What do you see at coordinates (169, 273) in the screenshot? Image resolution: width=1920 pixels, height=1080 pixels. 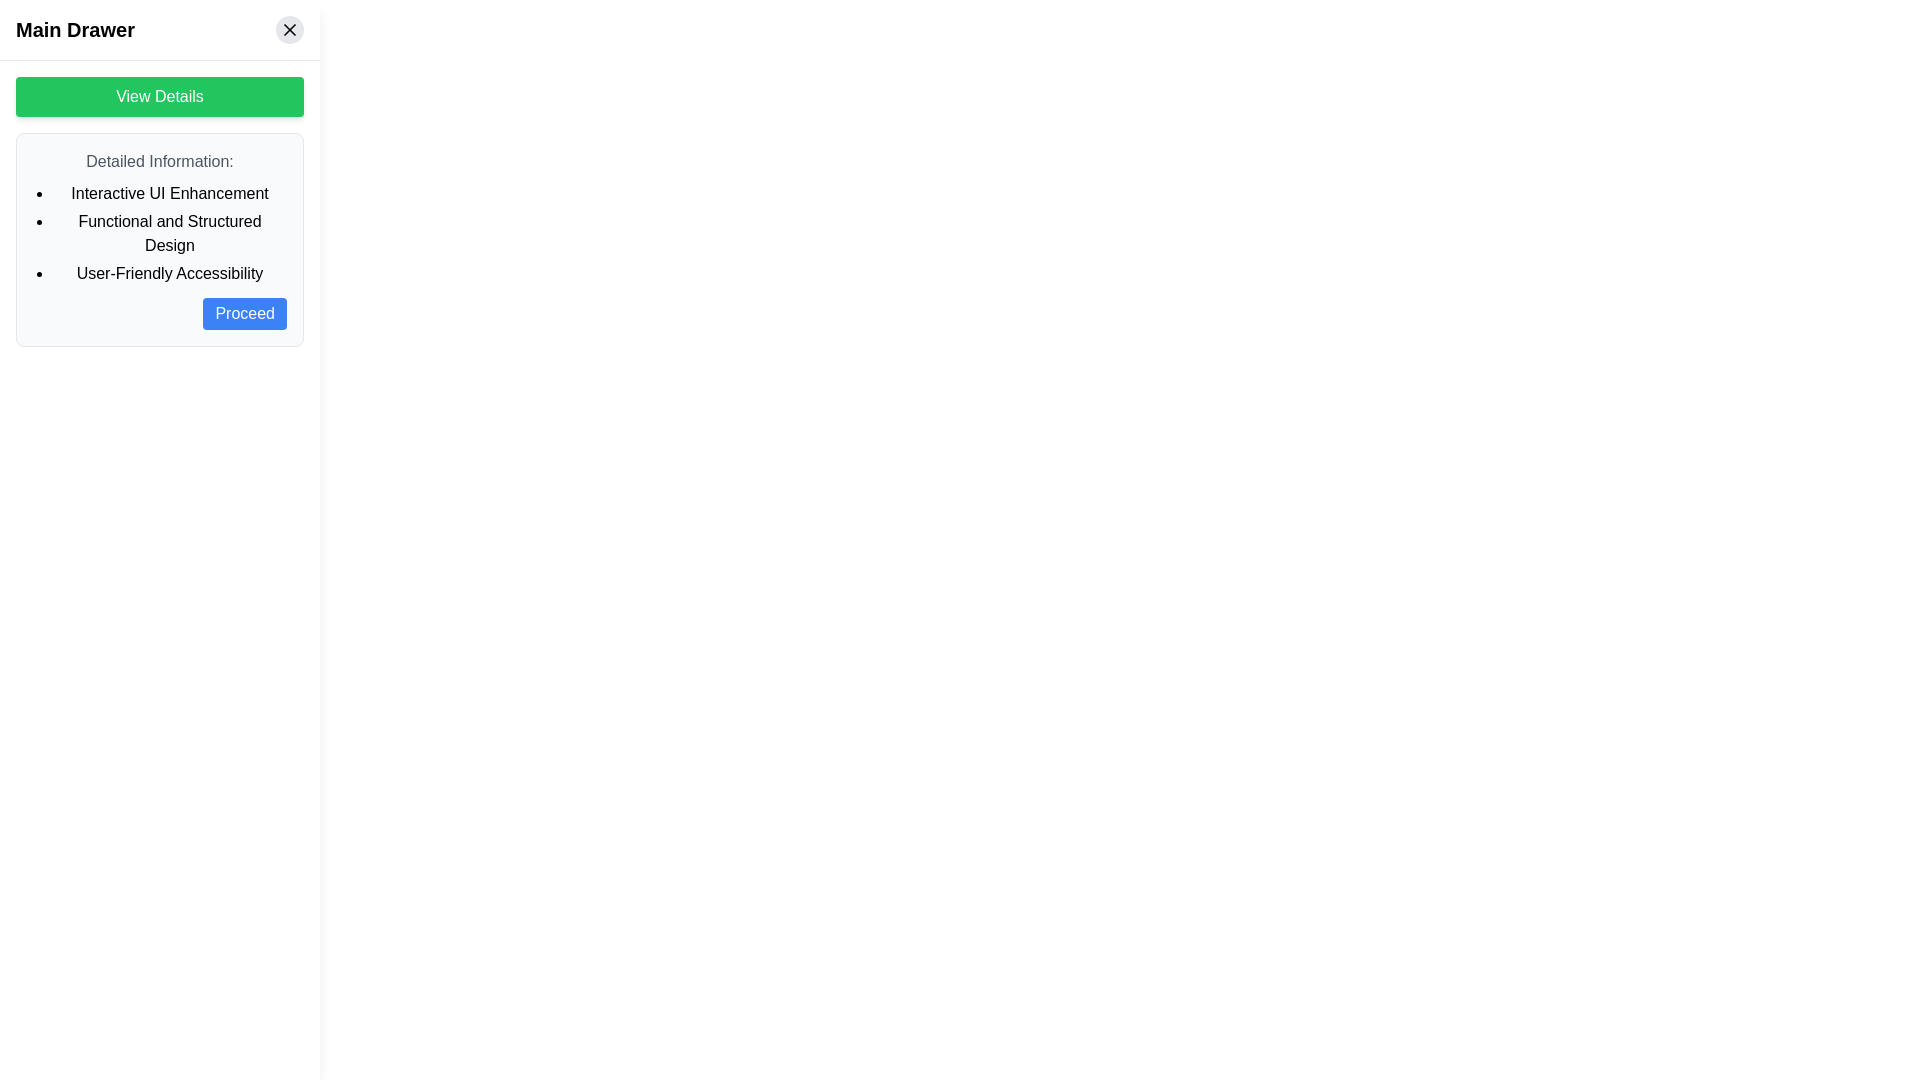 I see `the third informational text item in the 'Detailed Information' list, which describes a feature or attribute, positioned below 'Functional and Structured Design'` at bounding box center [169, 273].